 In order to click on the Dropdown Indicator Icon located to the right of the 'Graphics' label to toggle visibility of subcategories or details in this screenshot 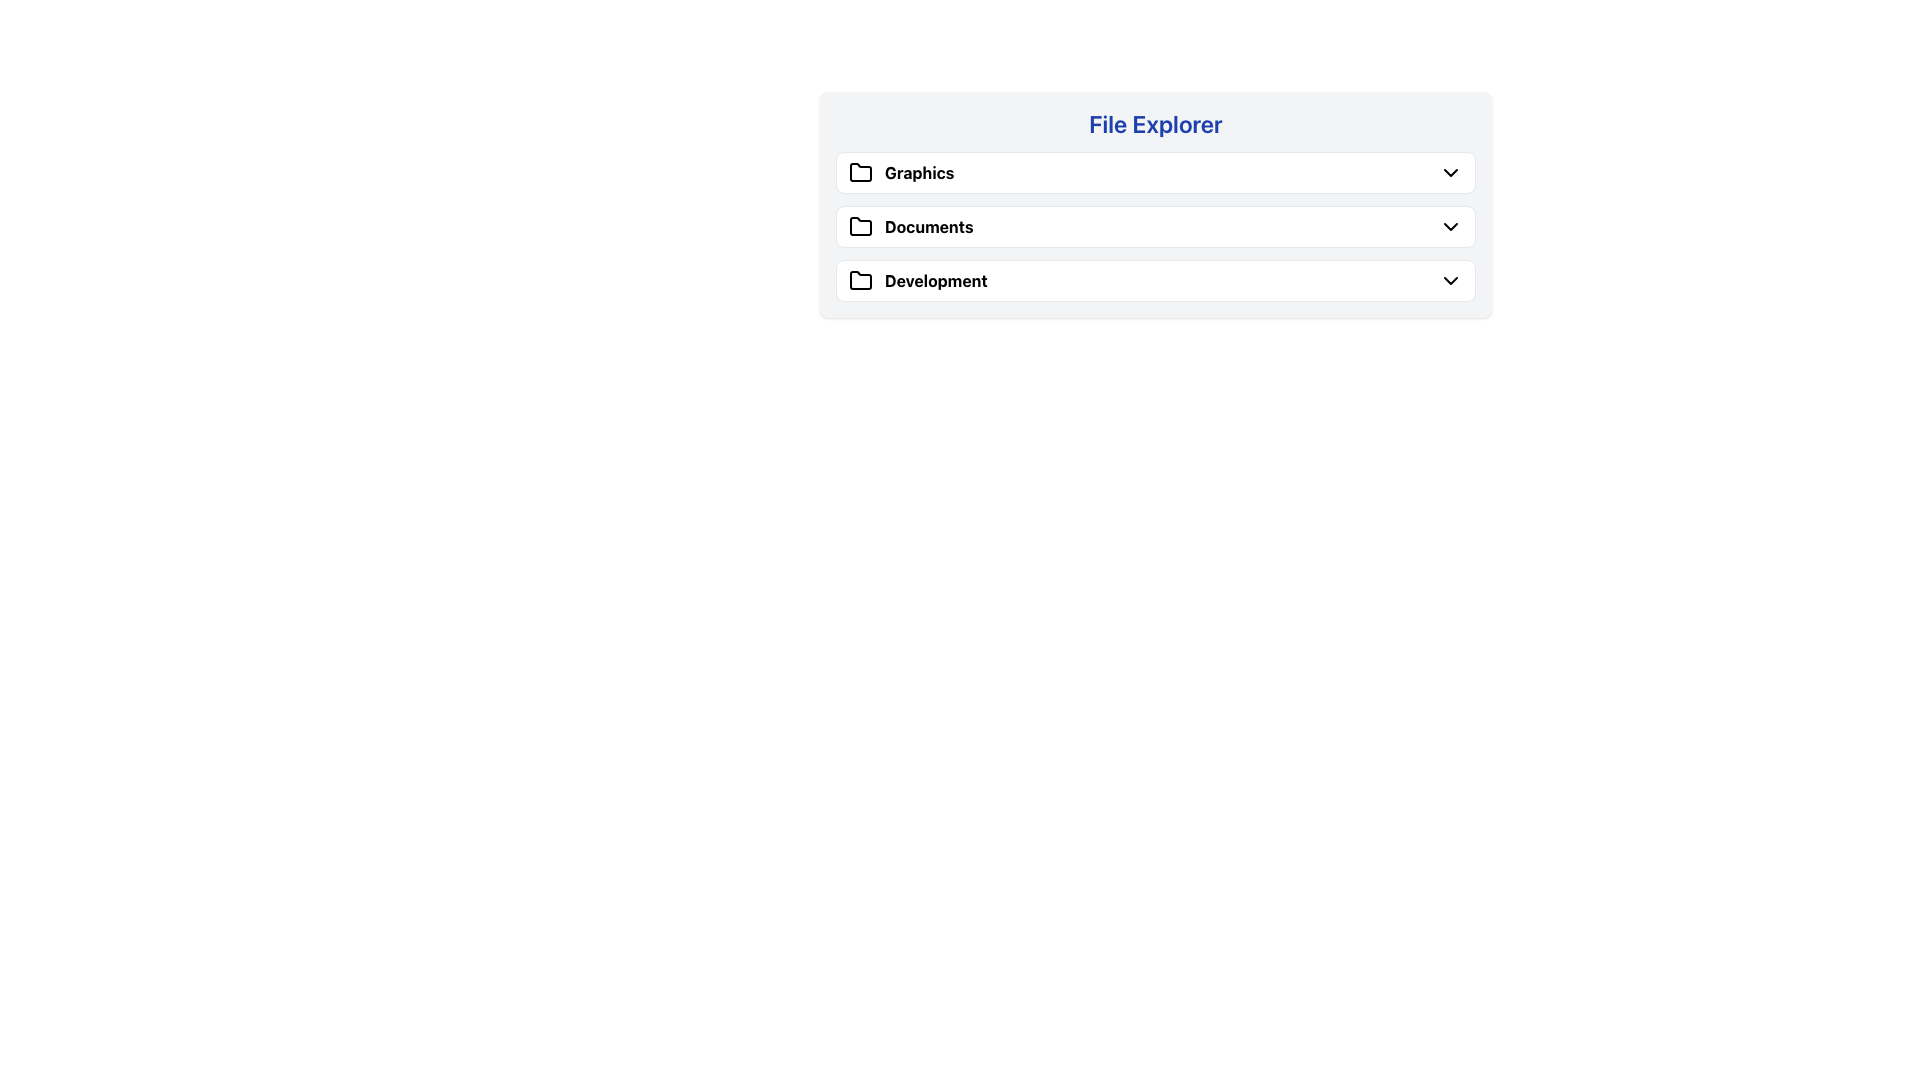, I will do `click(1450, 172)`.